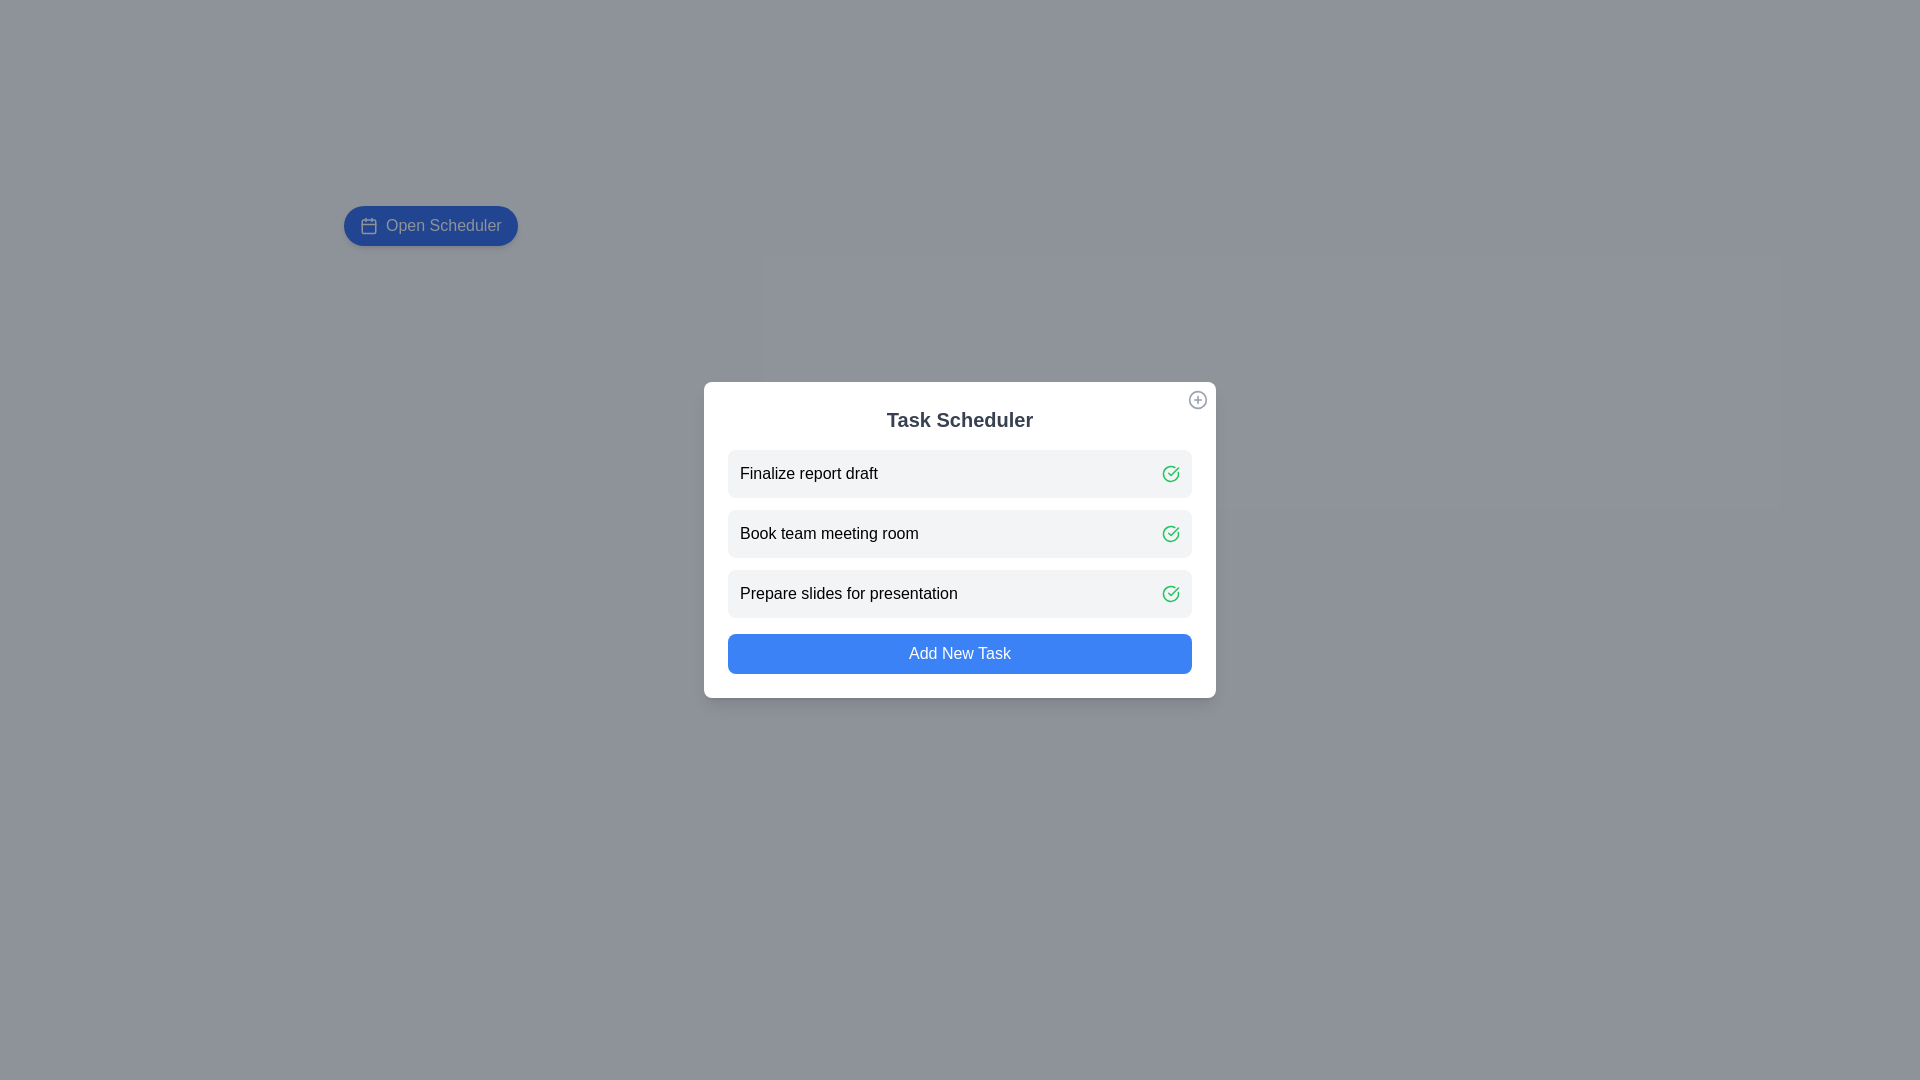 Image resolution: width=1920 pixels, height=1080 pixels. What do you see at coordinates (849, 593) in the screenshot?
I see `the text label displaying 'Prepare slides for presentation'` at bounding box center [849, 593].